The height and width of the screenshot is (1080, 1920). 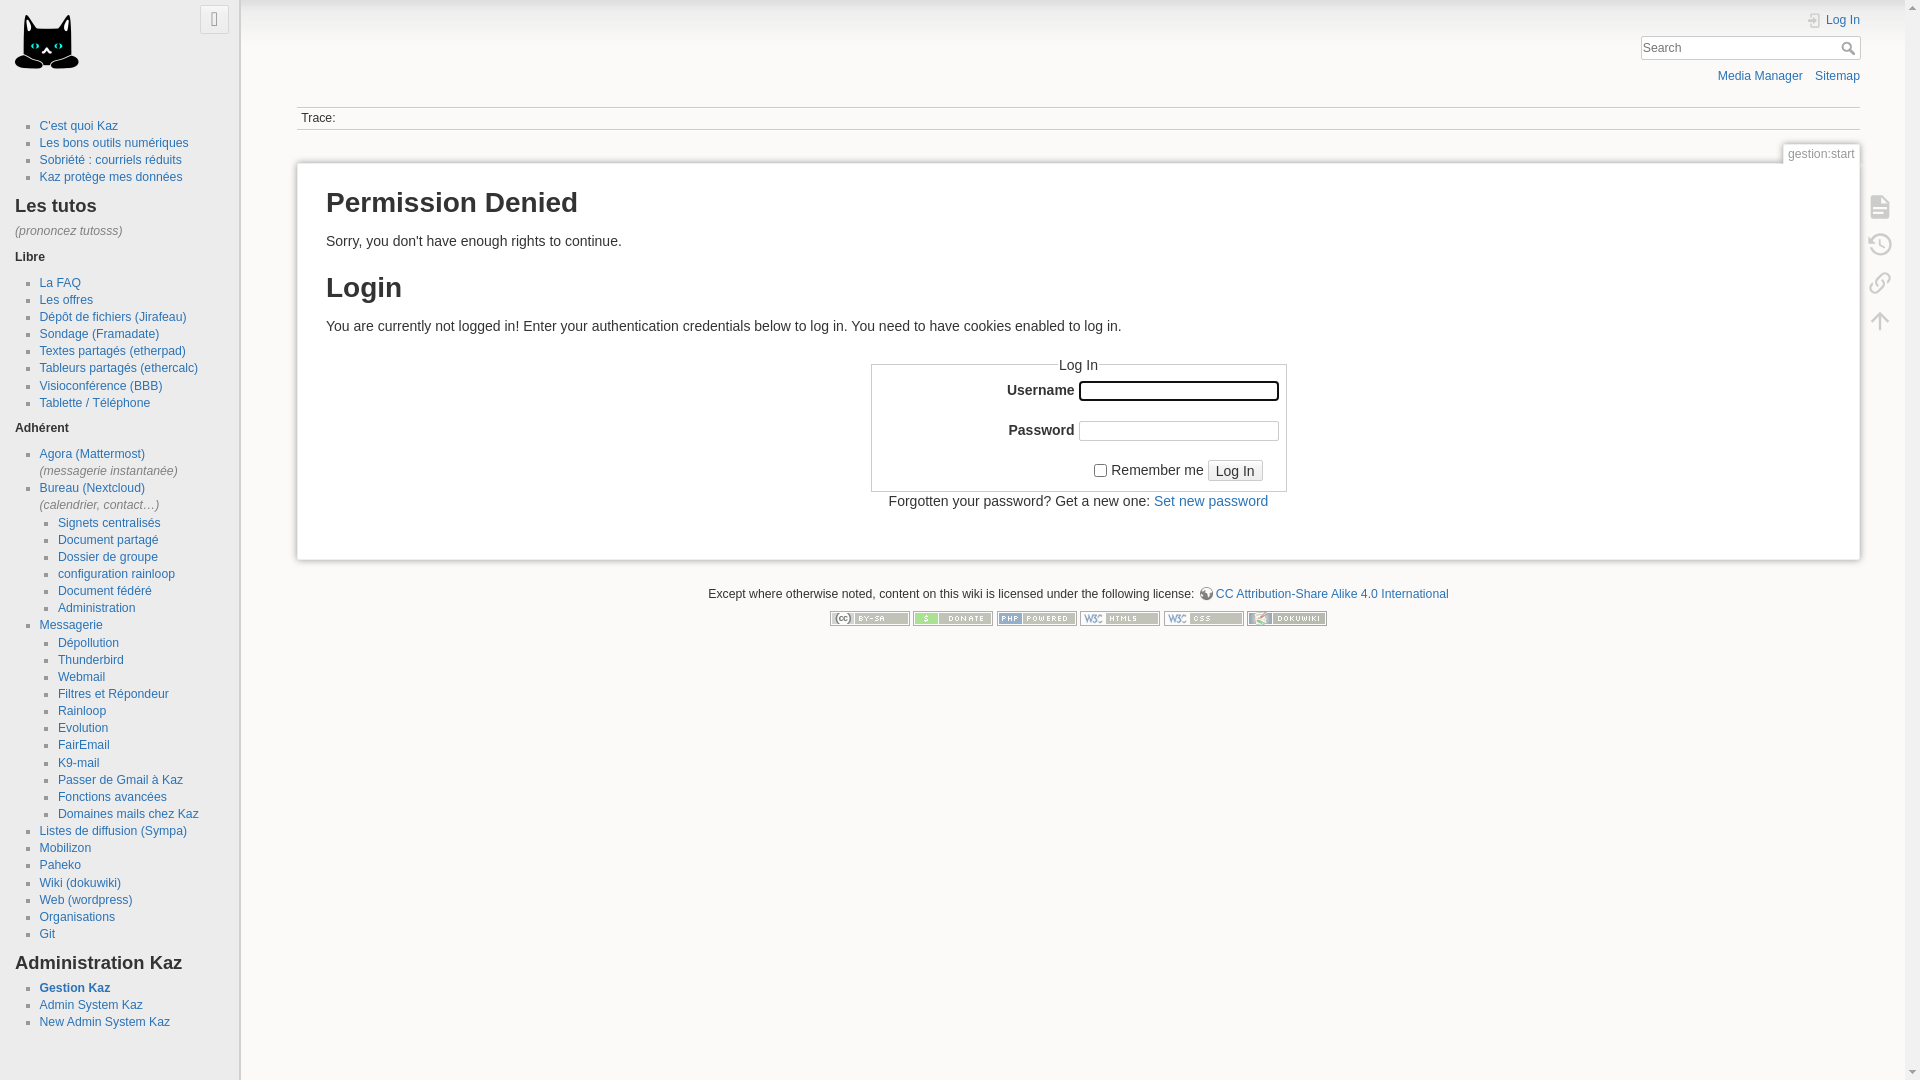 What do you see at coordinates (1849, 46) in the screenshot?
I see `'Search'` at bounding box center [1849, 46].